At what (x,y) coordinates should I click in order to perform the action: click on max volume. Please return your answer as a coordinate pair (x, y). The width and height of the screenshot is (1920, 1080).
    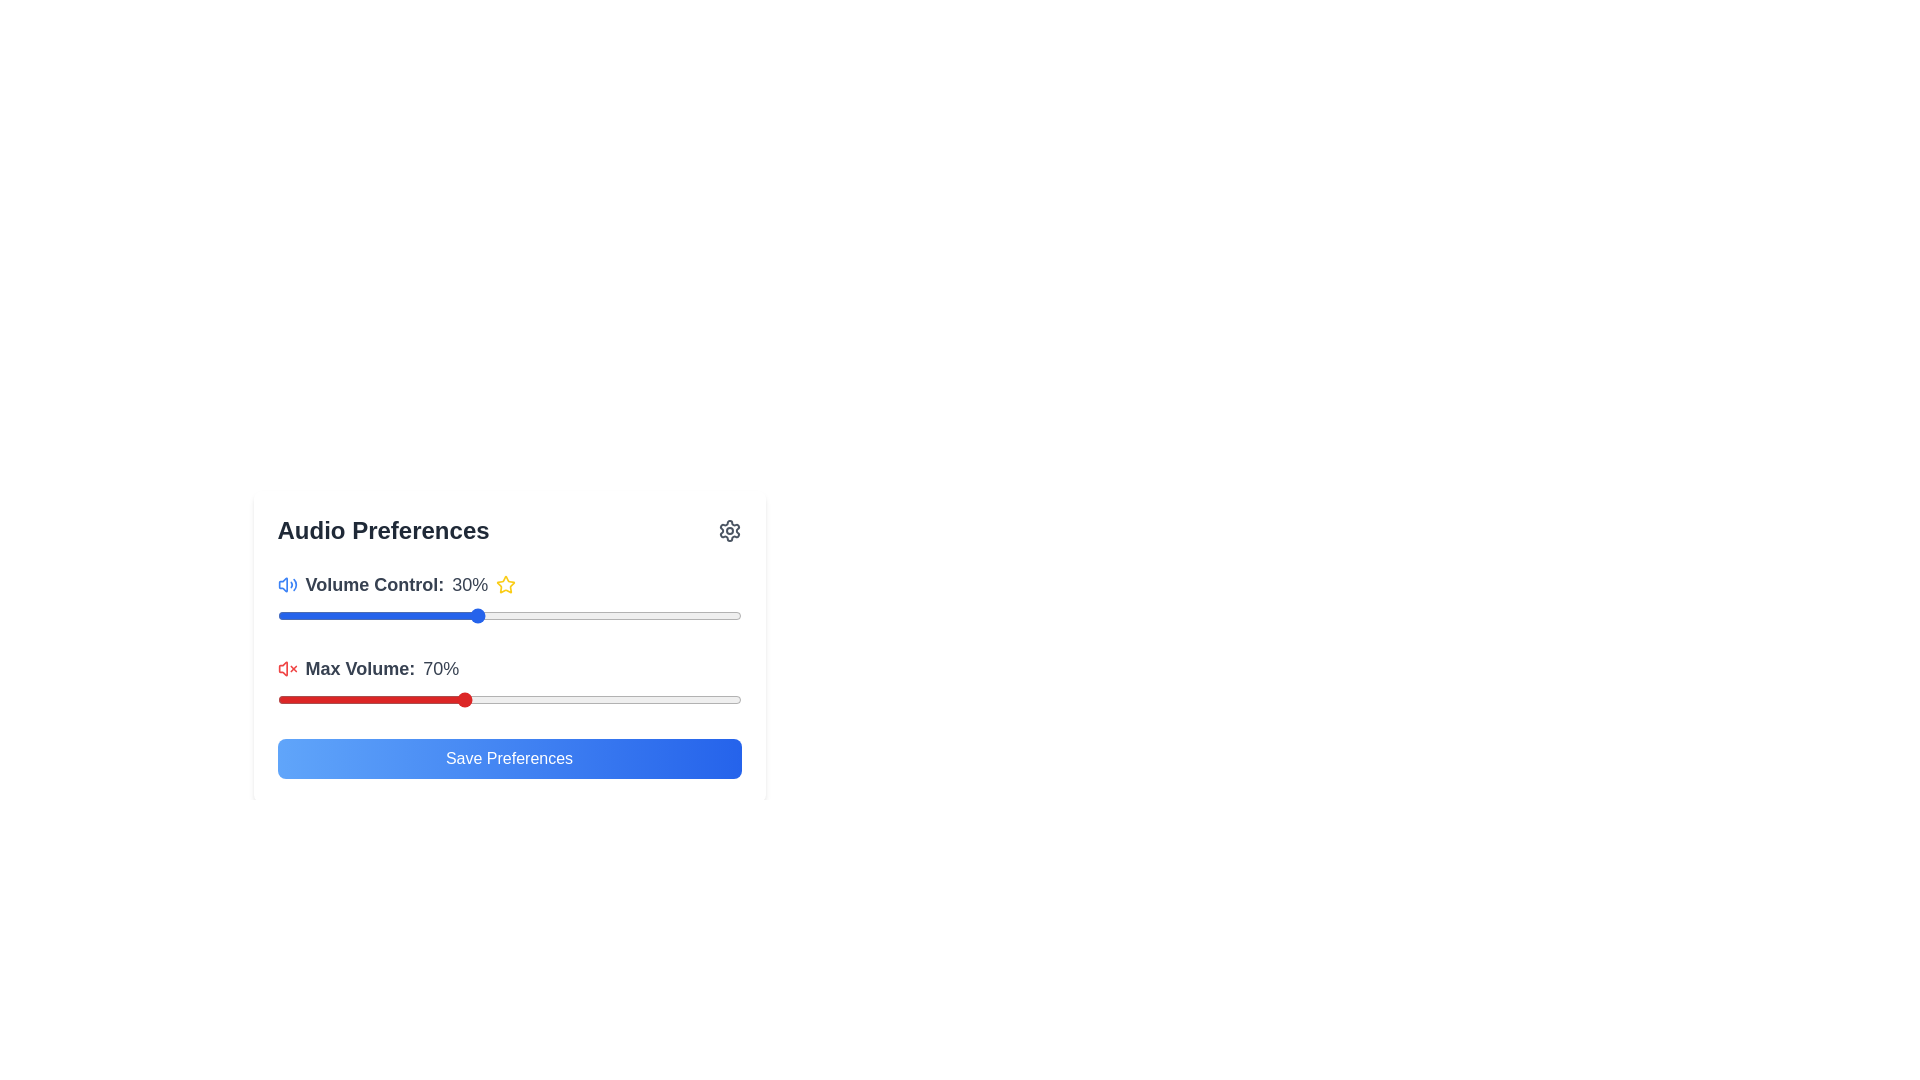
    Looking at the image, I should click on (610, 698).